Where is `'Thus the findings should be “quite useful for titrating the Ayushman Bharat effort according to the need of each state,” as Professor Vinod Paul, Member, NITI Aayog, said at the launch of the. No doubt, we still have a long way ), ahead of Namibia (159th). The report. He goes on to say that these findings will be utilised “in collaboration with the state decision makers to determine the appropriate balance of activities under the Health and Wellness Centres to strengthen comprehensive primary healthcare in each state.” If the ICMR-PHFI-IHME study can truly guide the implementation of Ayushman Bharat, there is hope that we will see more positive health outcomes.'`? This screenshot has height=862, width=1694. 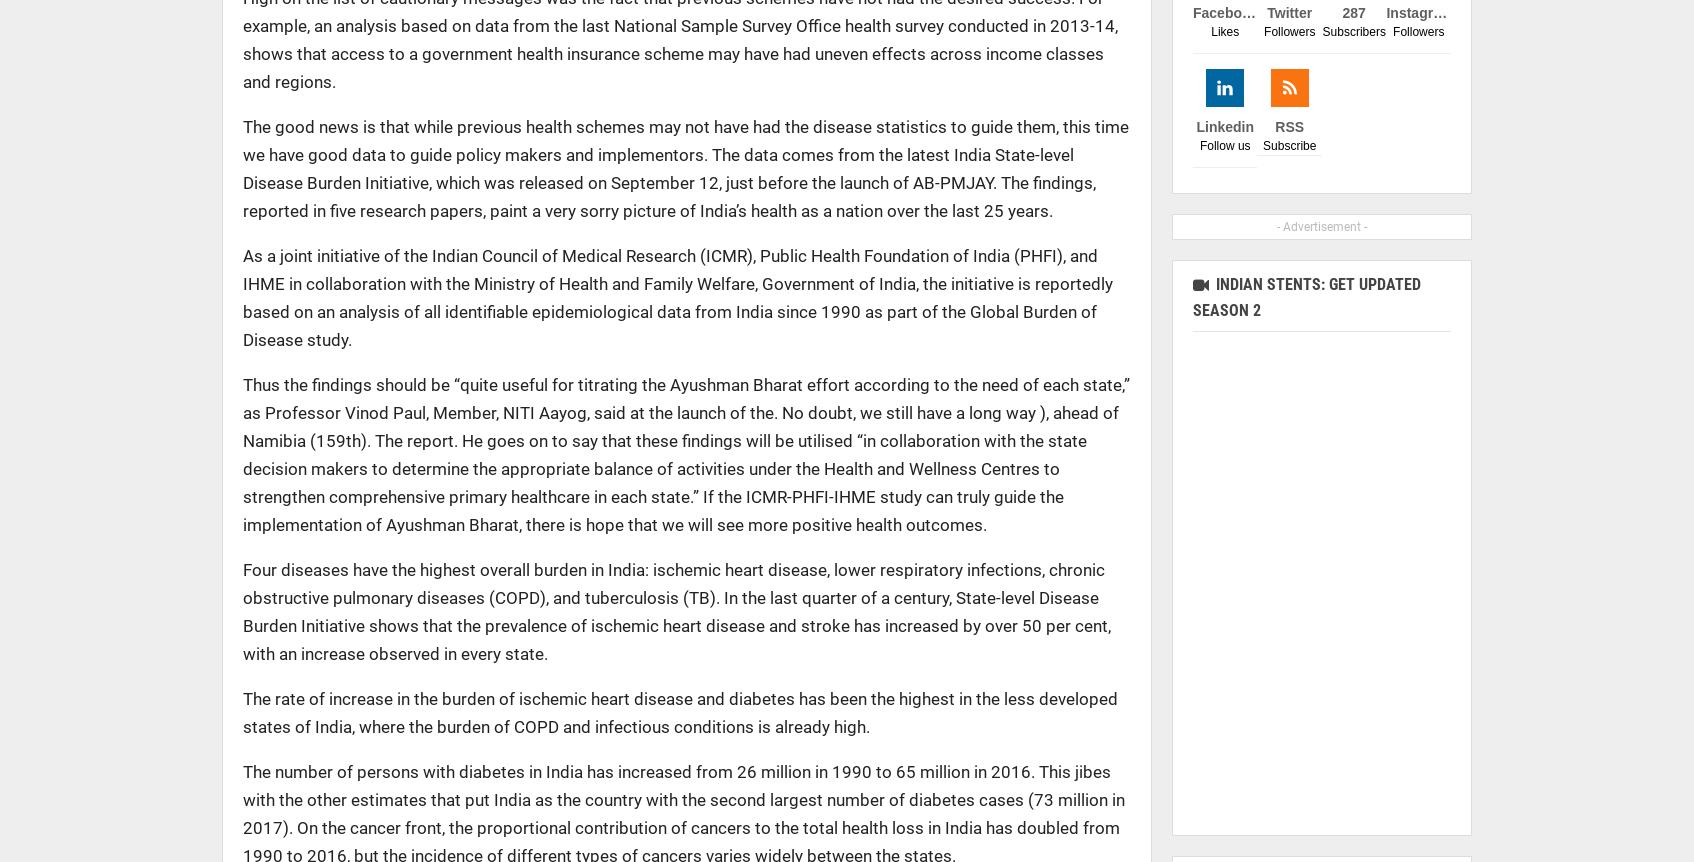 'Thus the findings should be “quite useful for titrating the Ayushman Bharat effort according to the need of each state,” as Professor Vinod Paul, Member, NITI Aayog, said at the launch of the. No doubt, we still have a long way ), ahead of Namibia (159th). The report. He goes on to say that these findings will be utilised “in collaboration with the state decision makers to determine the appropriate balance of activities under the Health and Wellness Centres to strengthen comprehensive primary healthcare in each state.” If the ICMR-PHFI-IHME study can truly guide the implementation of Ayushman Bharat, there is hope that we will see more positive health outcomes.' is located at coordinates (686, 454).